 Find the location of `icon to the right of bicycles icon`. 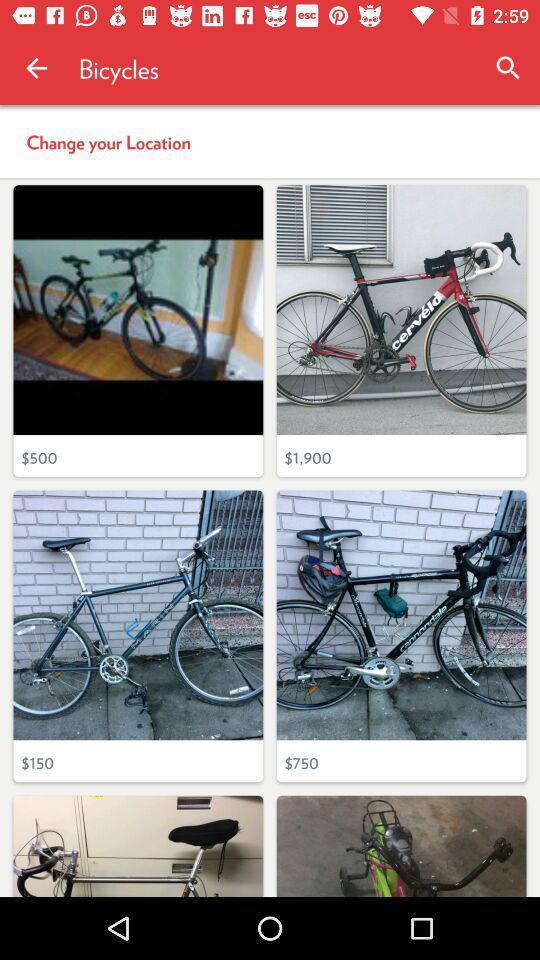

icon to the right of bicycles icon is located at coordinates (508, 68).